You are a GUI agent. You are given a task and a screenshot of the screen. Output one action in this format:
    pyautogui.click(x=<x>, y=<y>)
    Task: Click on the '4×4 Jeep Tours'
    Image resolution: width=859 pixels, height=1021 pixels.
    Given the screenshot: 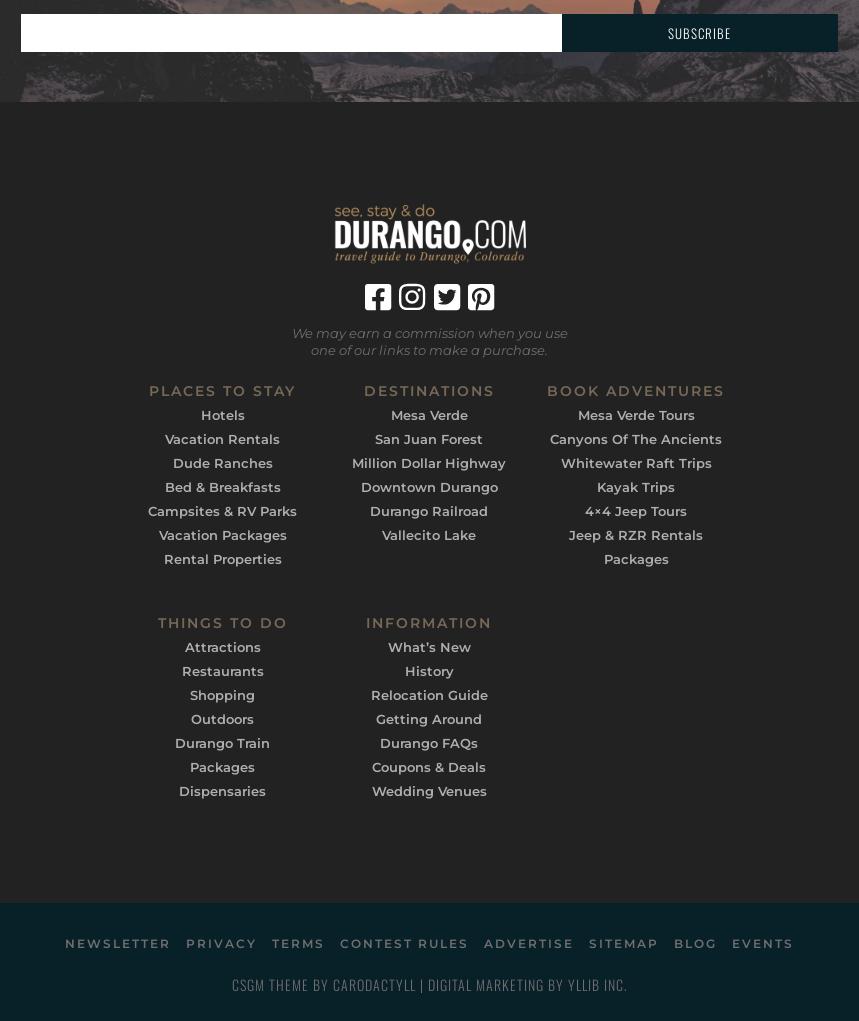 What is the action you would take?
    pyautogui.click(x=635, y=508)
    